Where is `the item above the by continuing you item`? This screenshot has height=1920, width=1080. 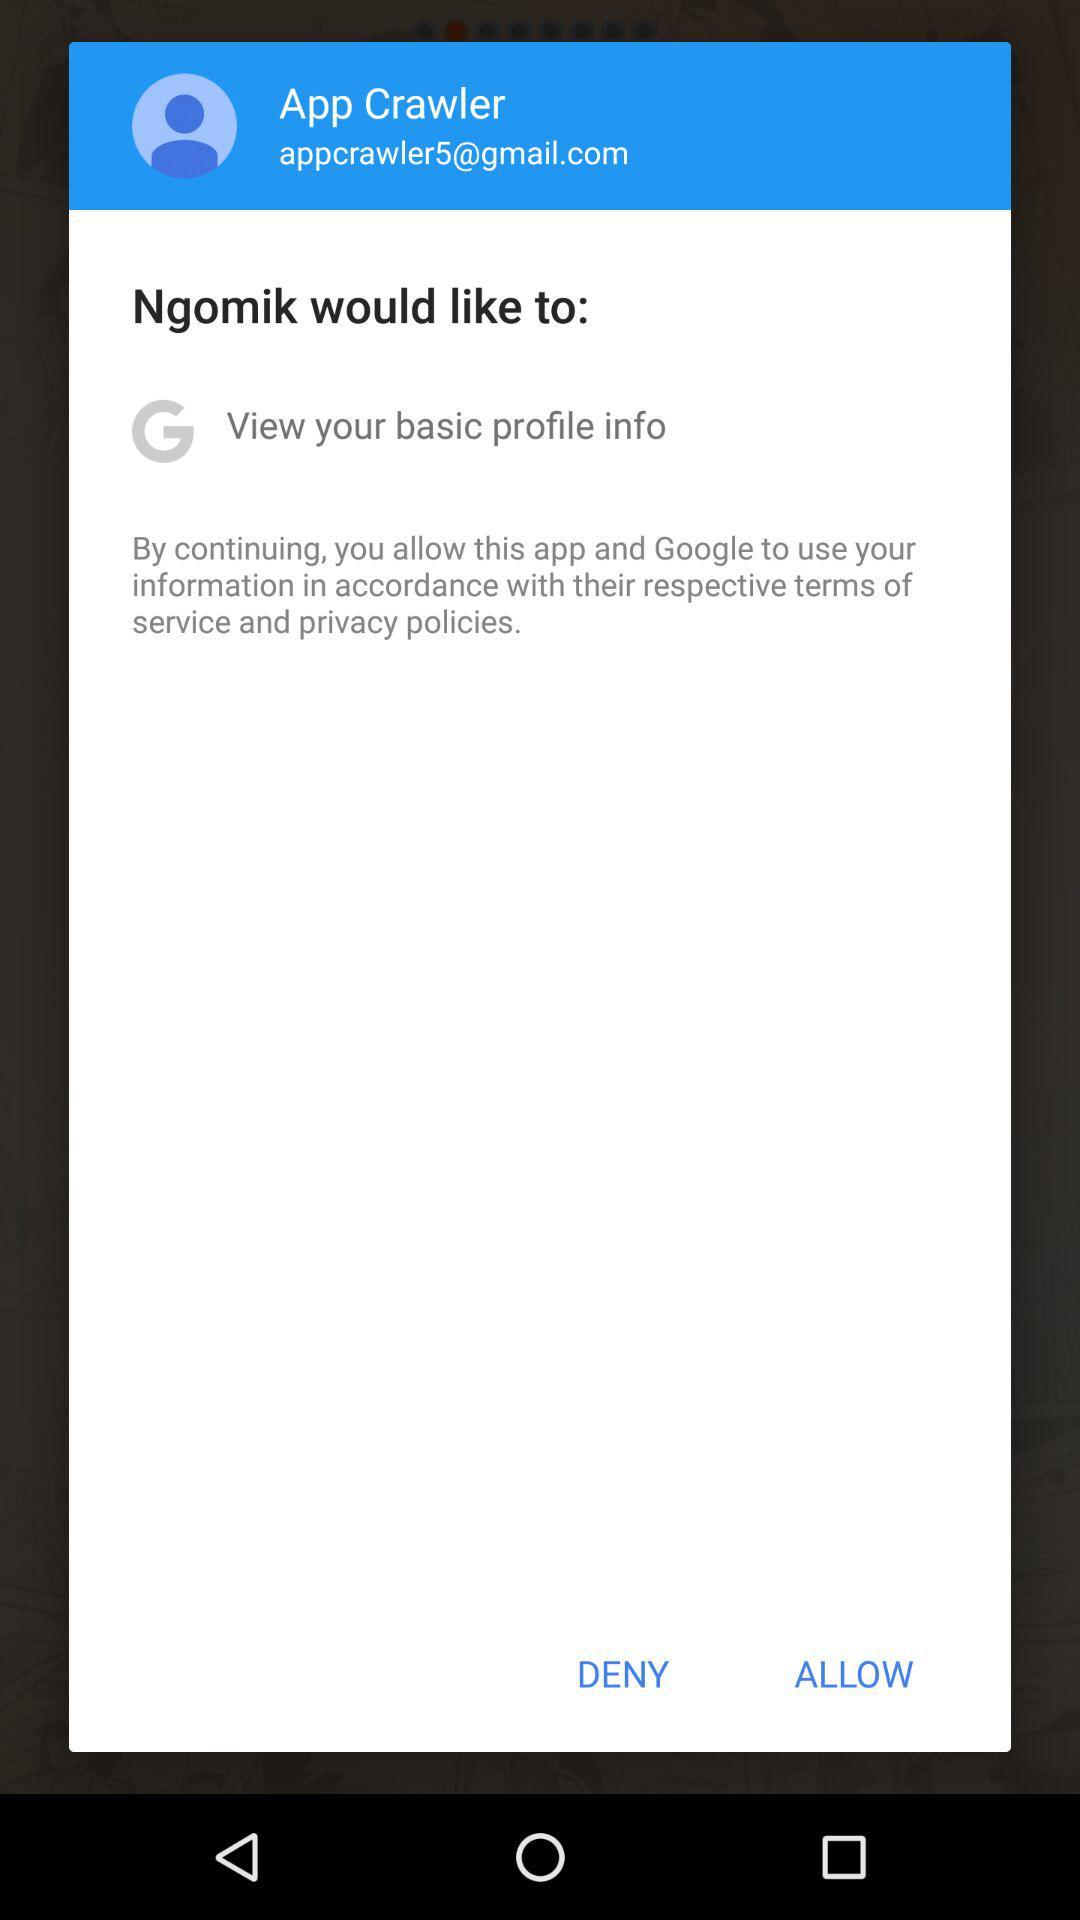
the item above the by continuing you item is located at coordinates (445, 423).